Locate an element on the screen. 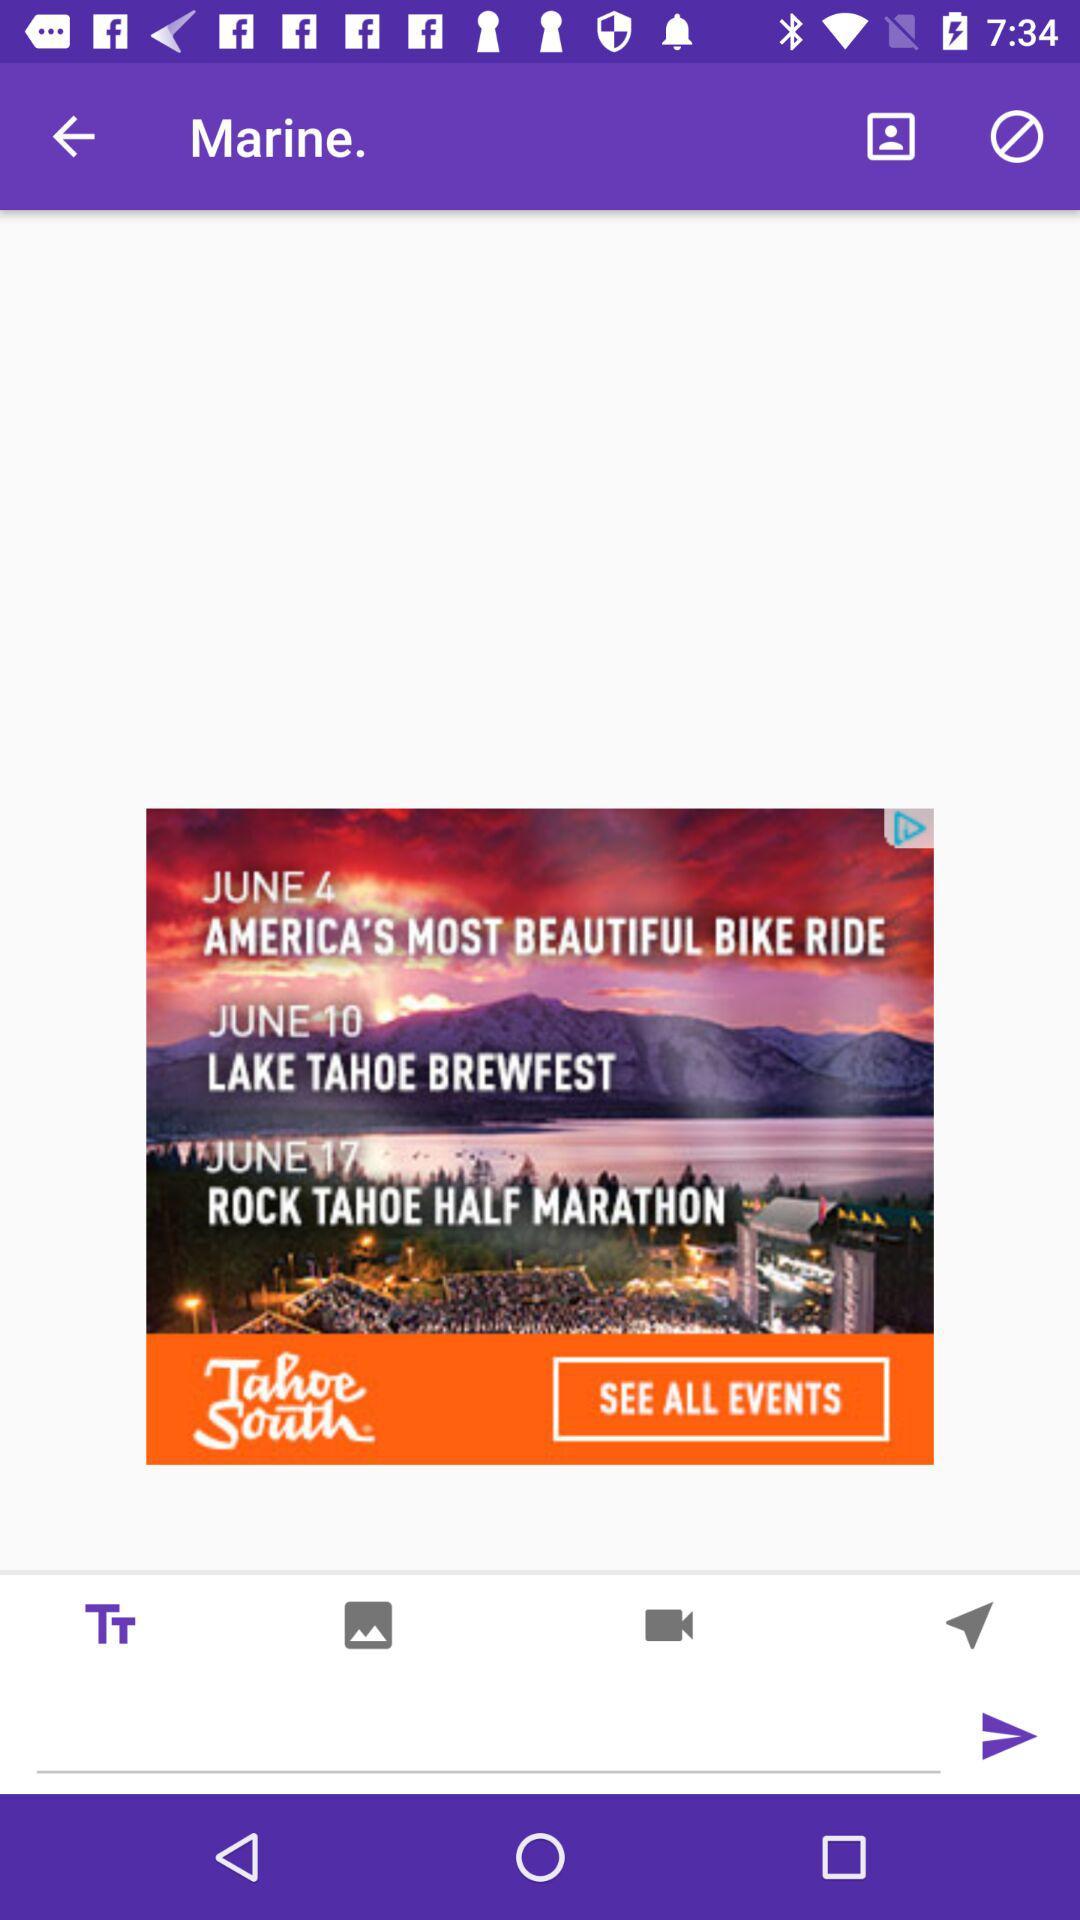  share is located at coordinates (668, 1625).